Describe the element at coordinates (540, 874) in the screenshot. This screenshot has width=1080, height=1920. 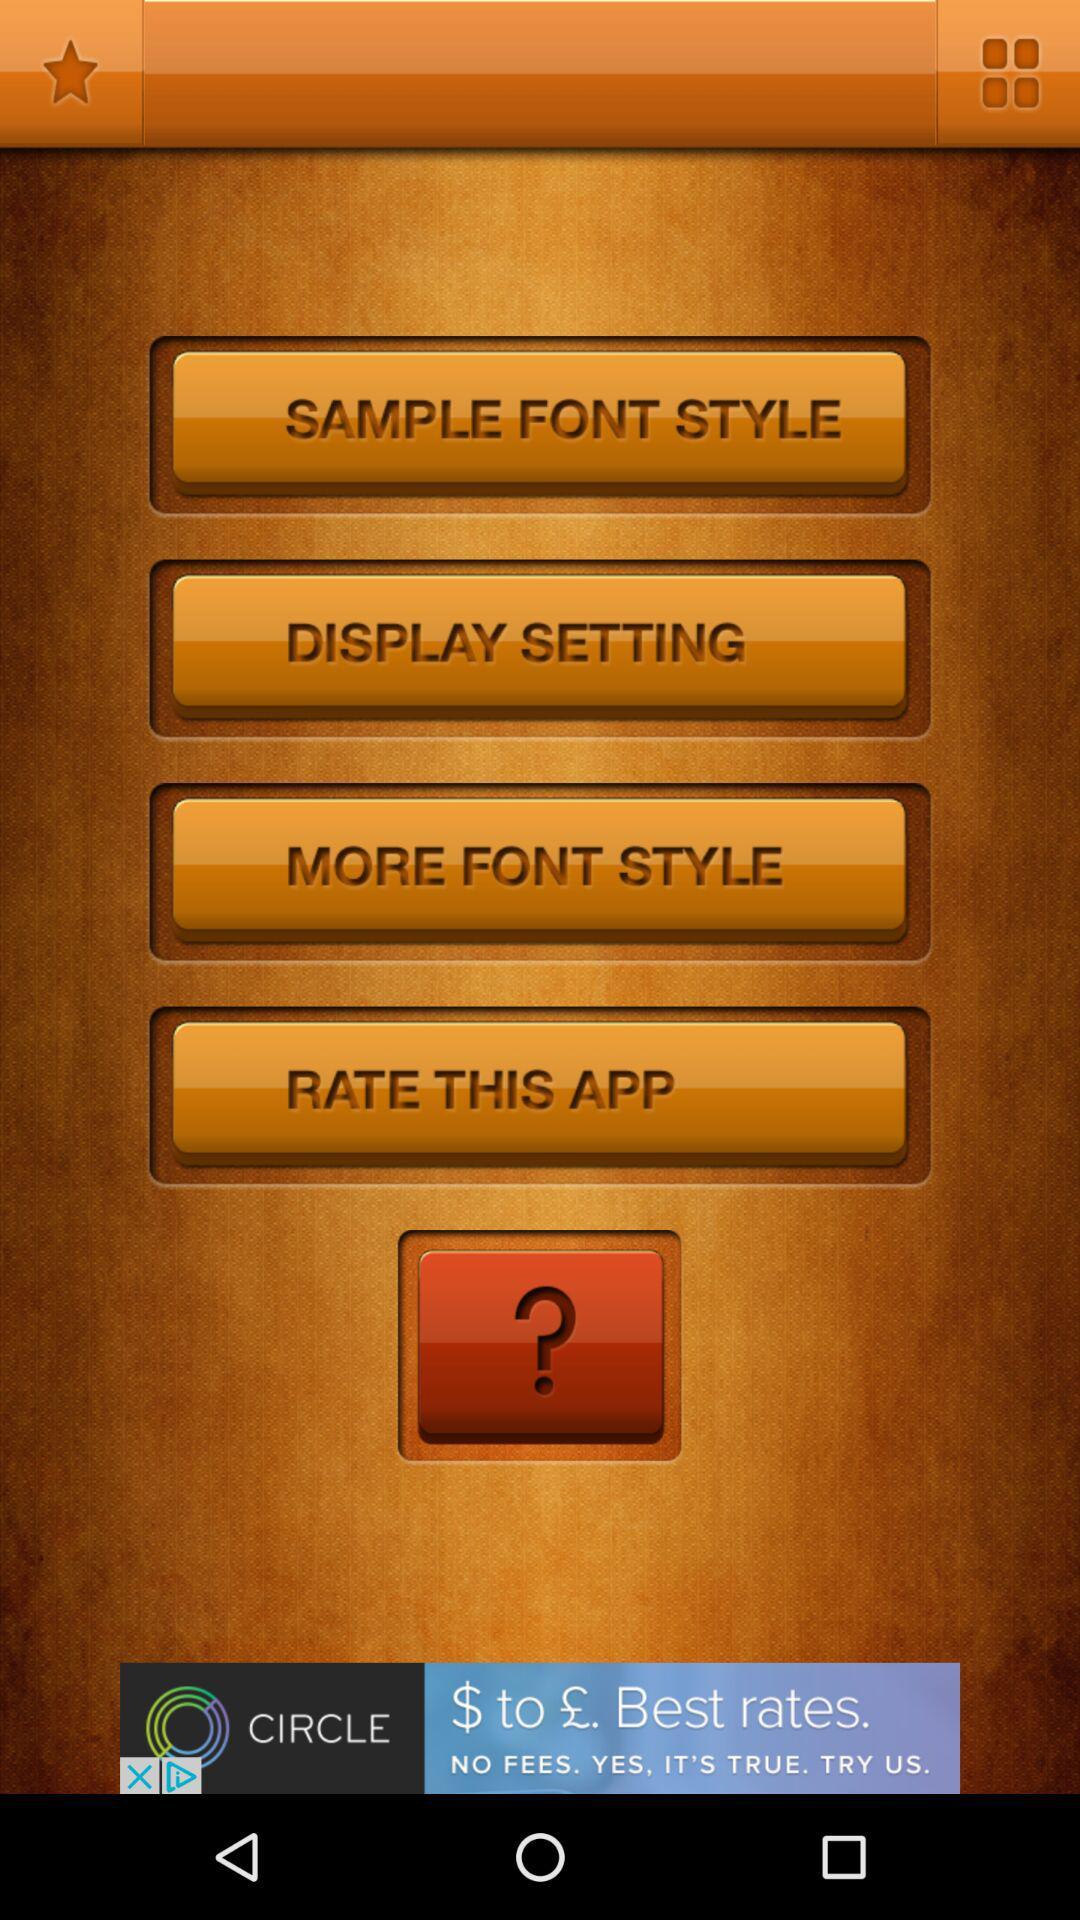
I see `more font style option` at that location.